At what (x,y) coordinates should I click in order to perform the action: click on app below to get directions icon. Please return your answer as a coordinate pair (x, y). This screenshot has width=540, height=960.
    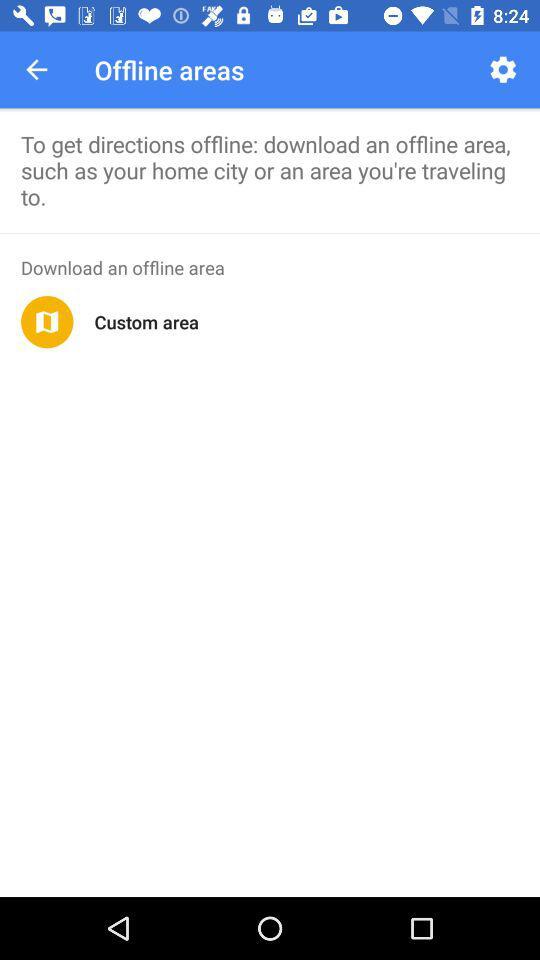
    Looking at the image, I should click on (270, 233).